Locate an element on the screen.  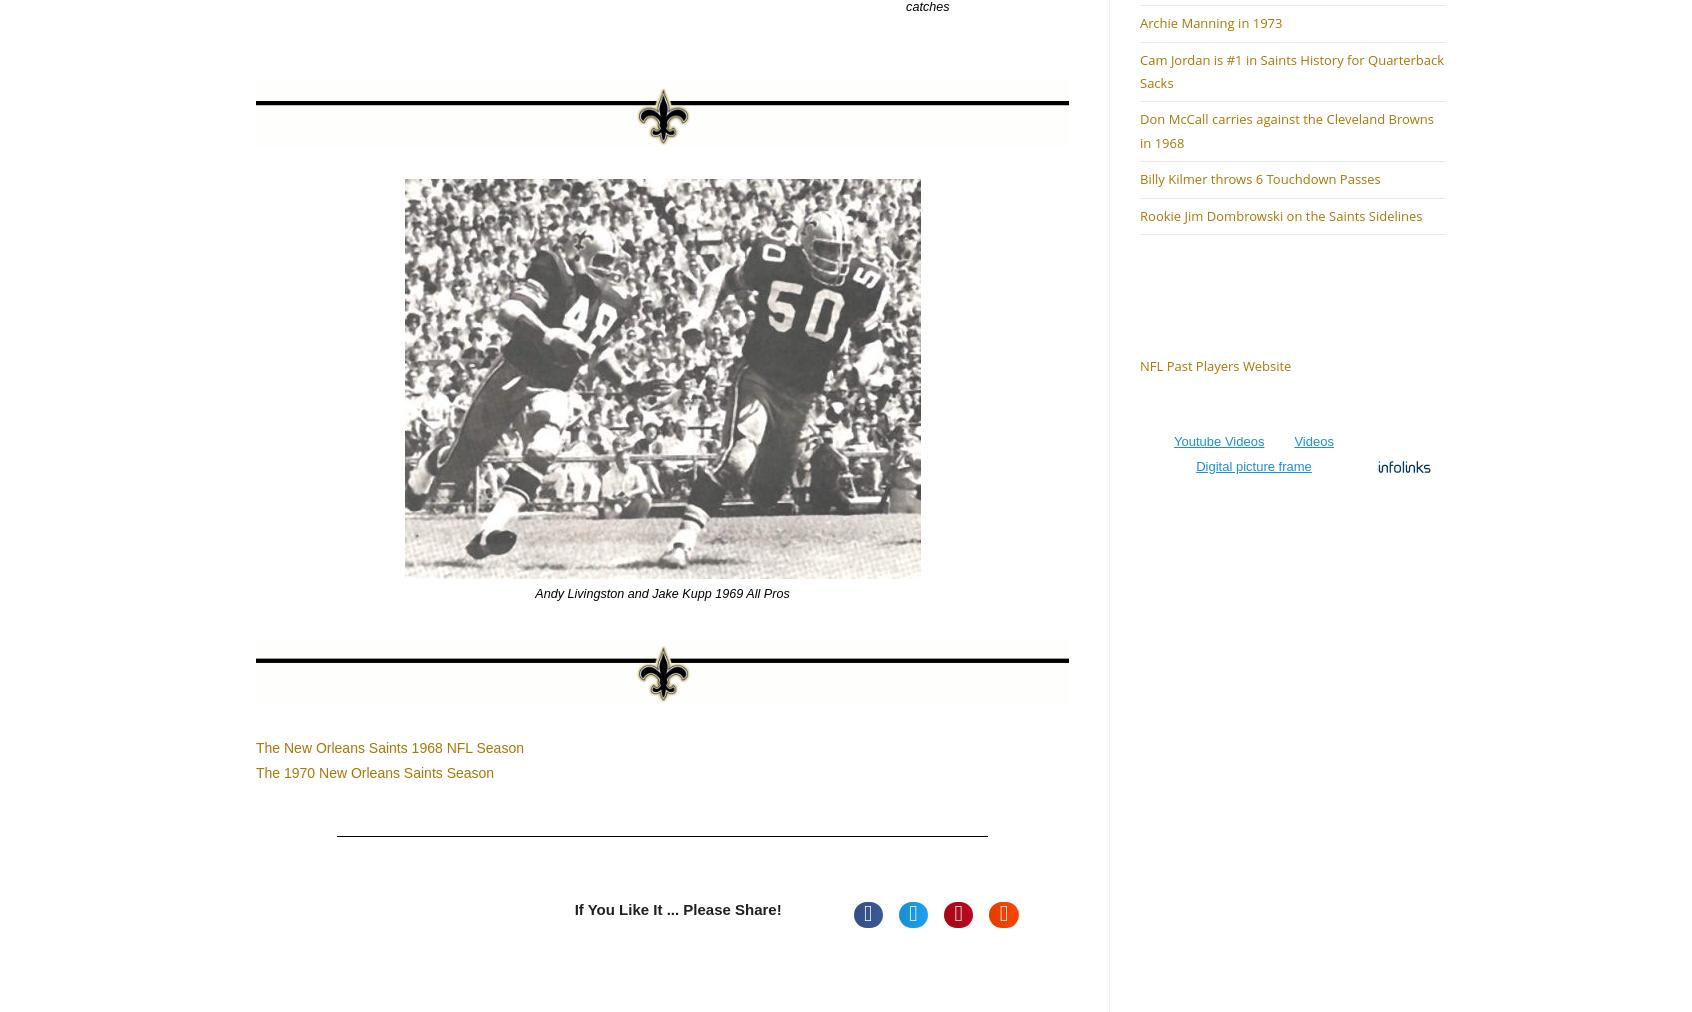
'Don McCall carries against the Cleveland Browns in 1968' is located at coordinates (1285, 130).